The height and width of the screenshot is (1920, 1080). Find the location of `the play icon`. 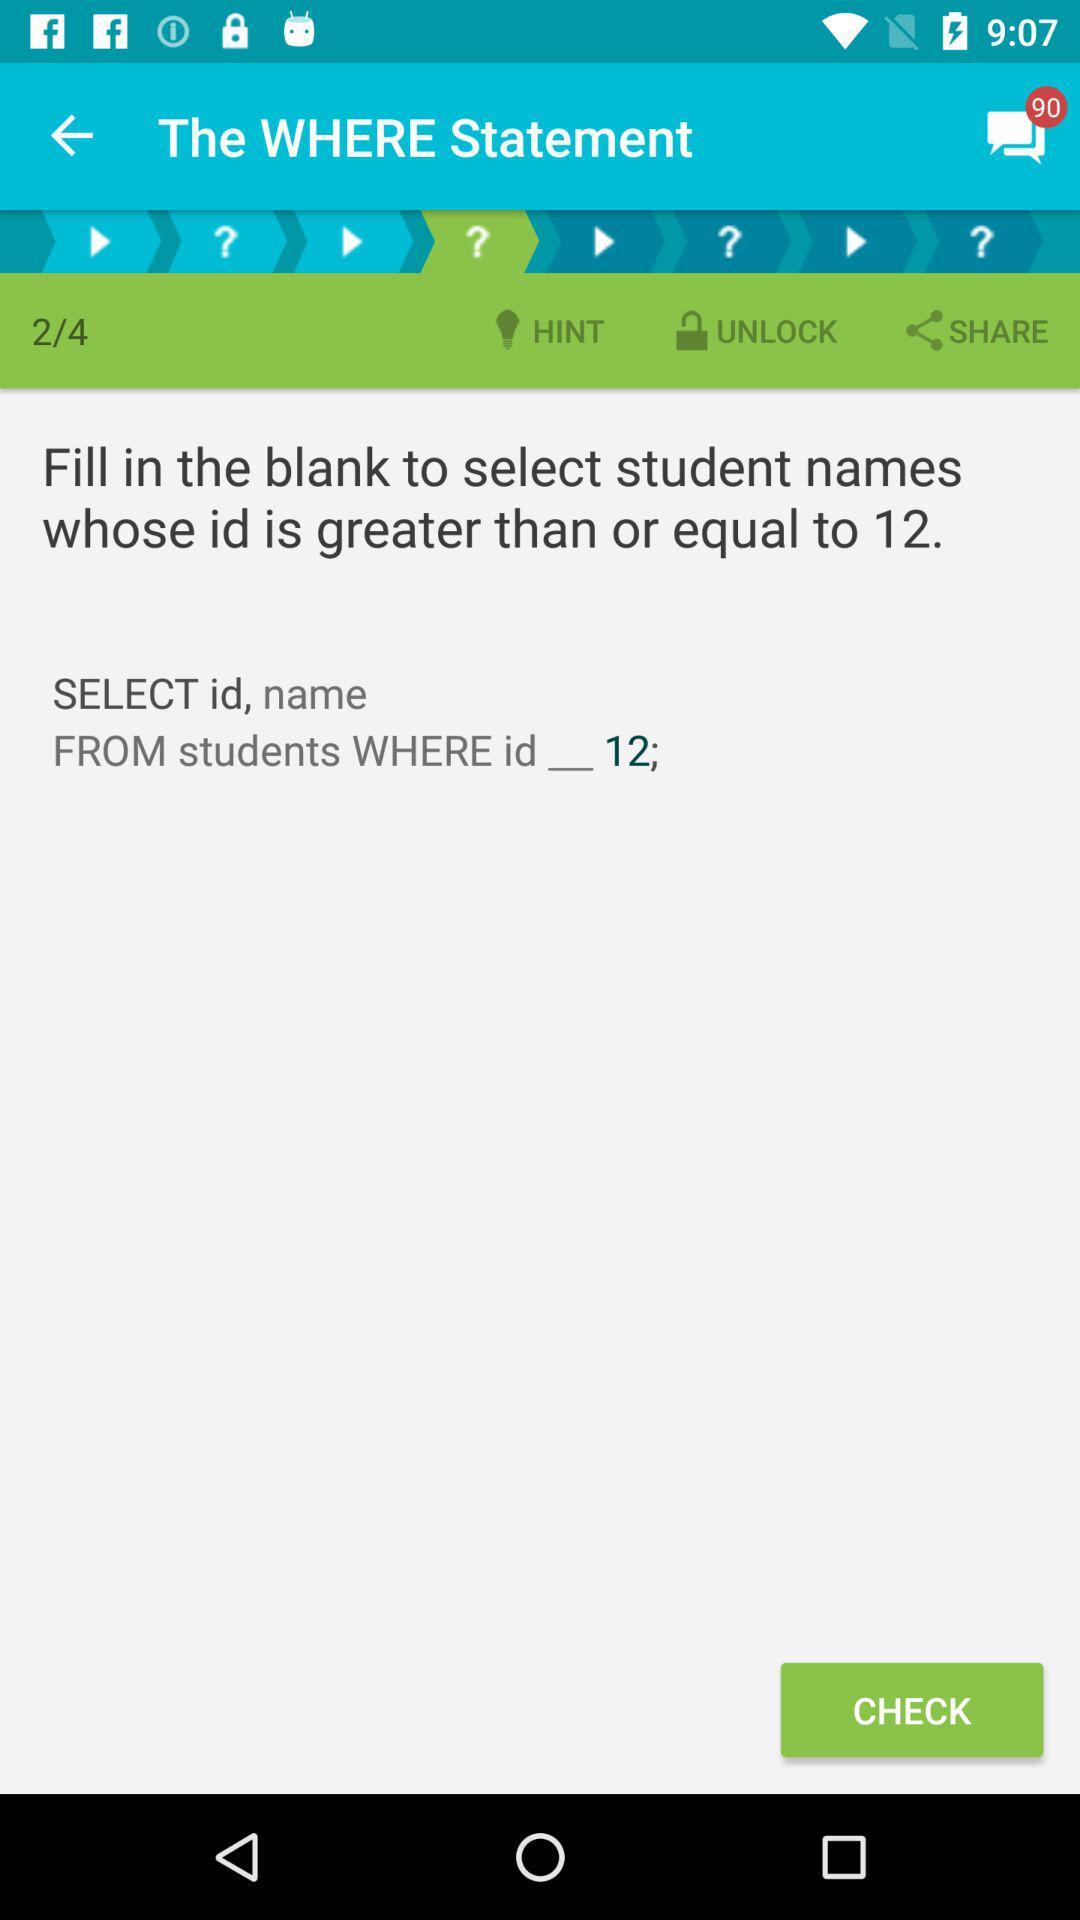

the play icon is located at coordinates (350, 240).